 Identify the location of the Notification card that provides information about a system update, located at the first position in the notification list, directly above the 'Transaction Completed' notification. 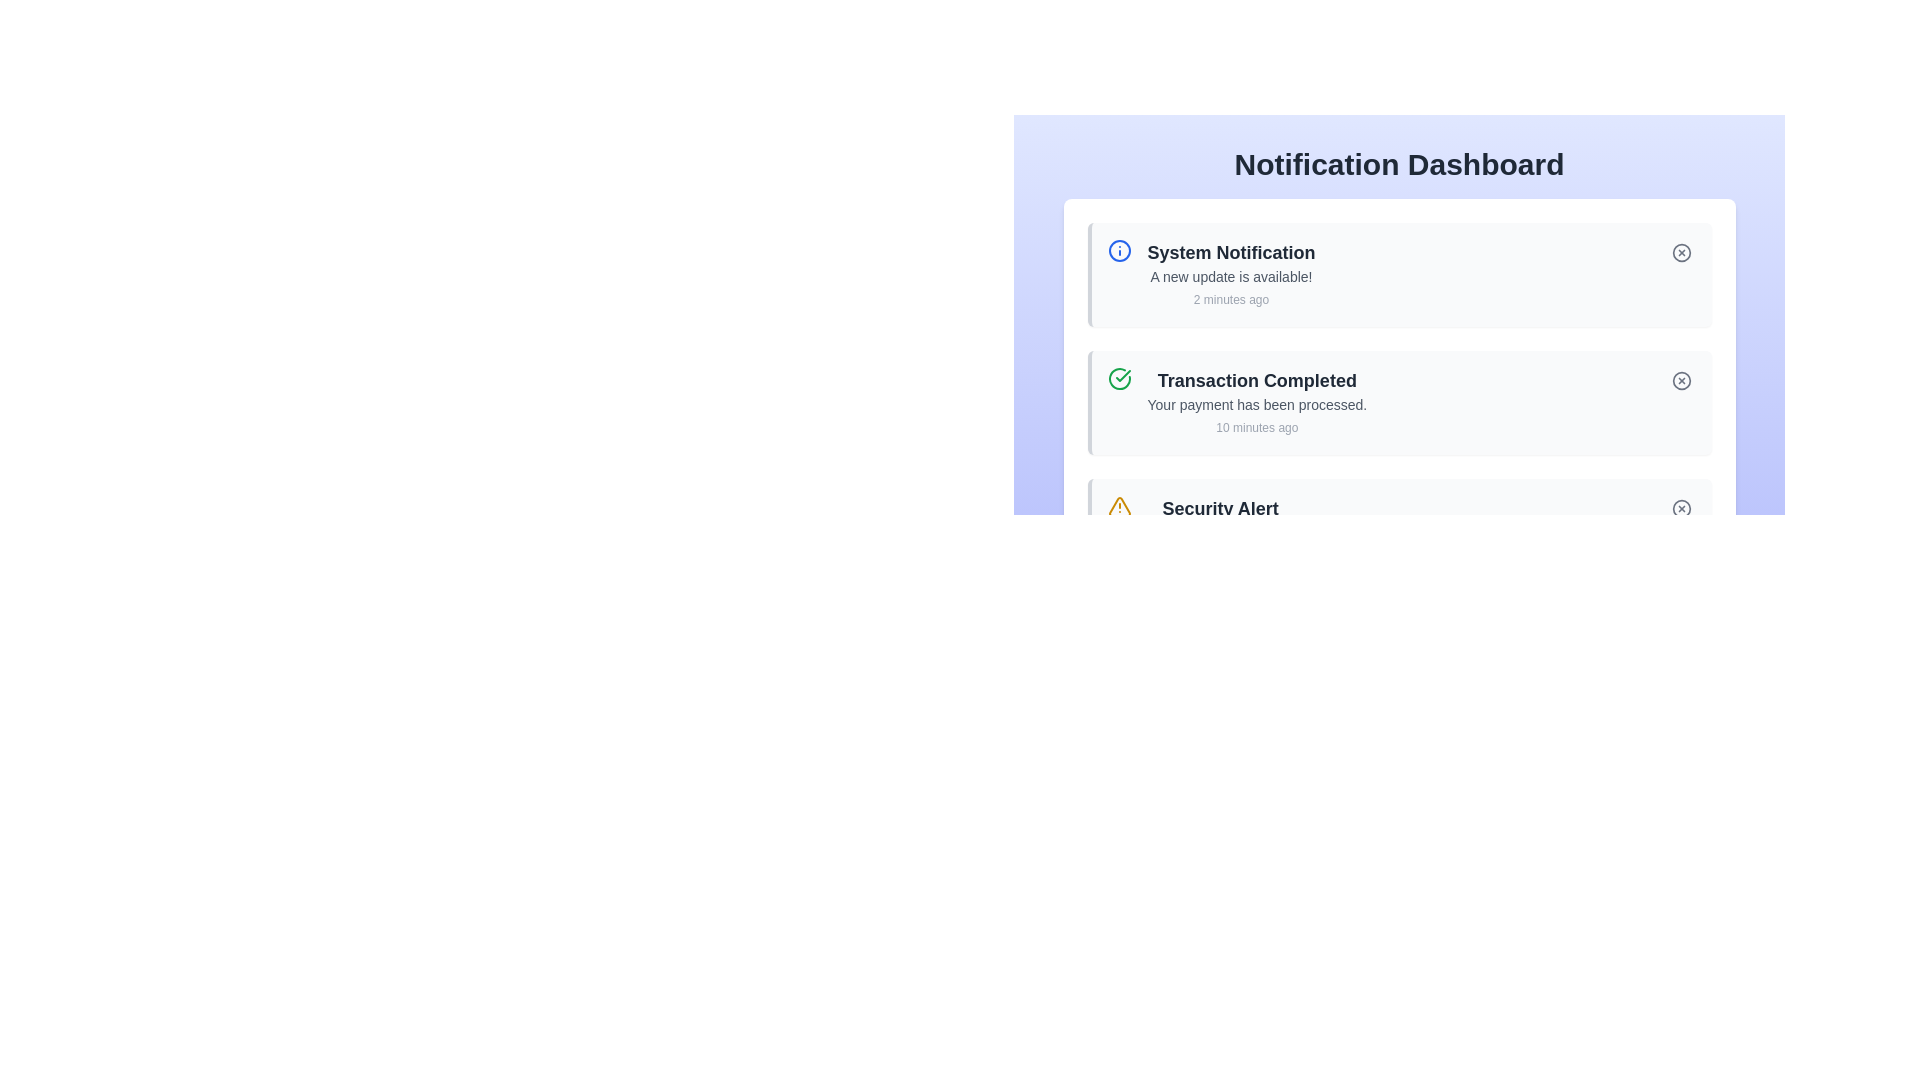
(1398, 274).